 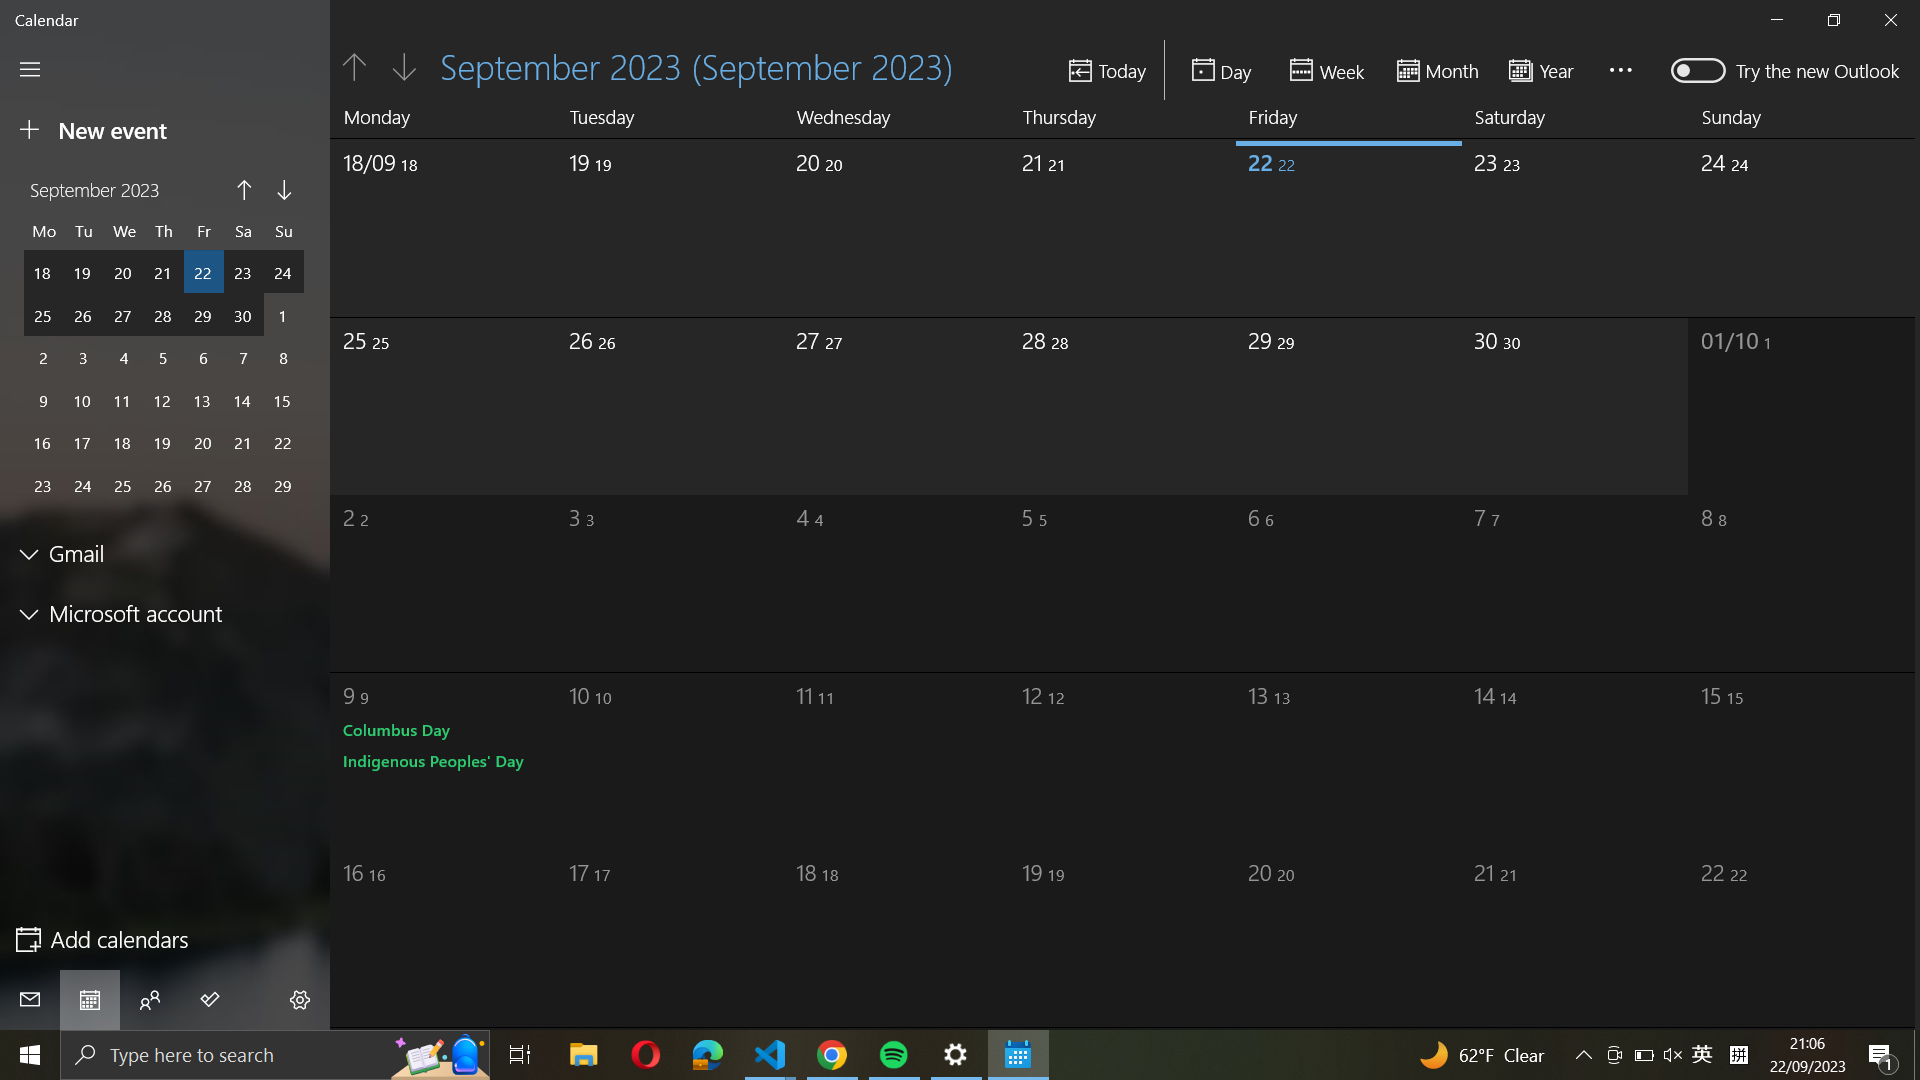 I want to click on Jump to the present day on the calendar, so click(x=1107, y=69).